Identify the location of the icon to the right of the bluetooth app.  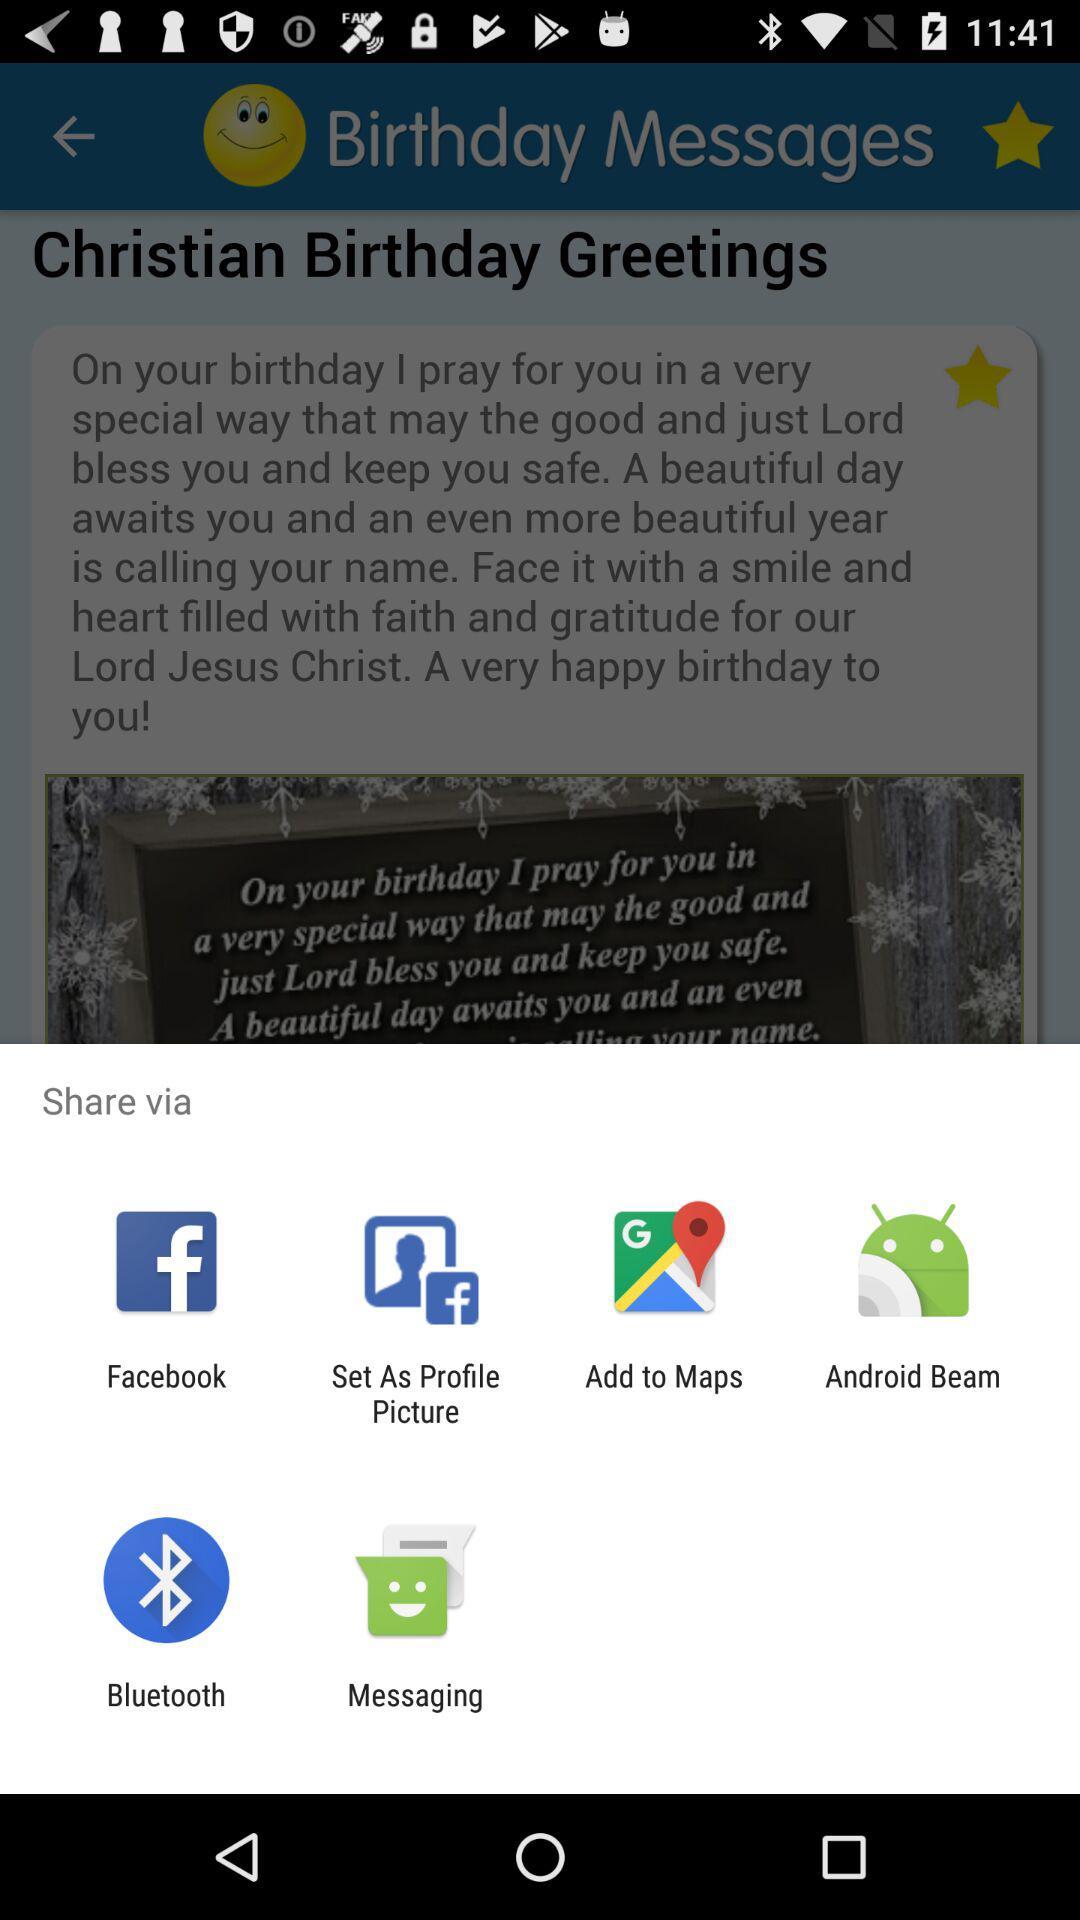
(414, 1711).